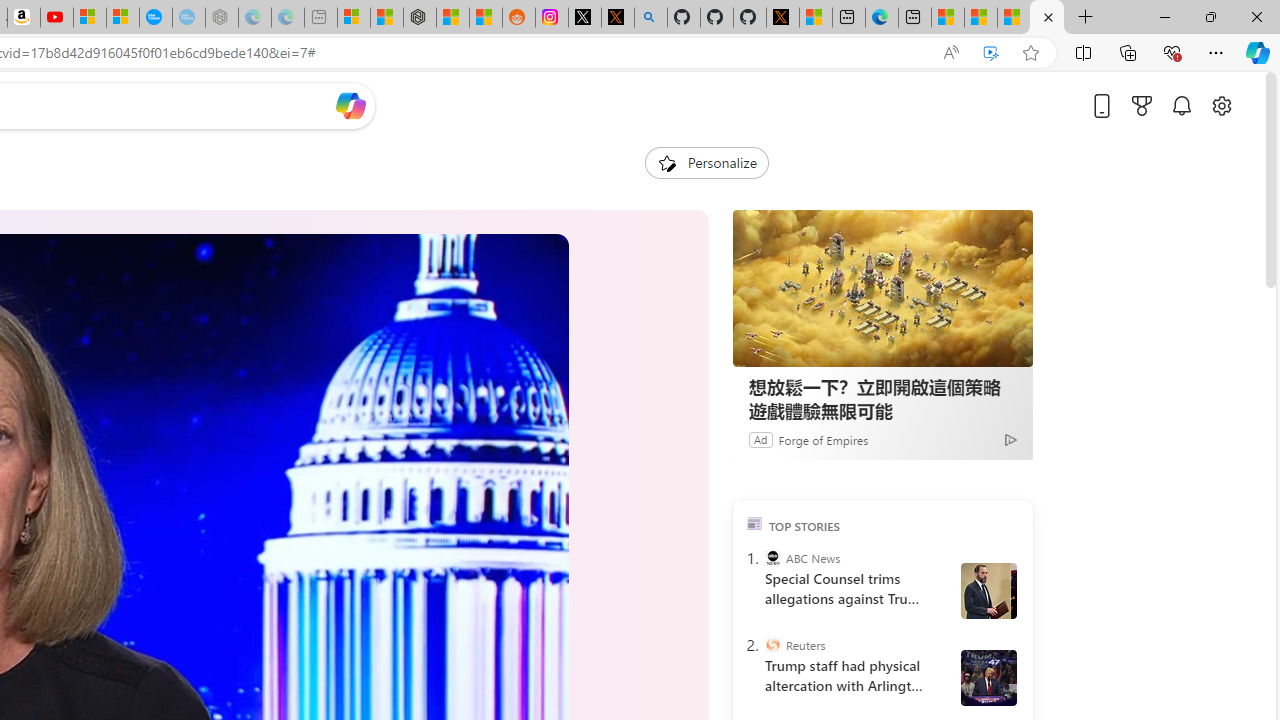  What do you see at coordinates (419, 17) in the screenshot?
I see `'Nordace - Duffels'` at bounding box center [419, 17].